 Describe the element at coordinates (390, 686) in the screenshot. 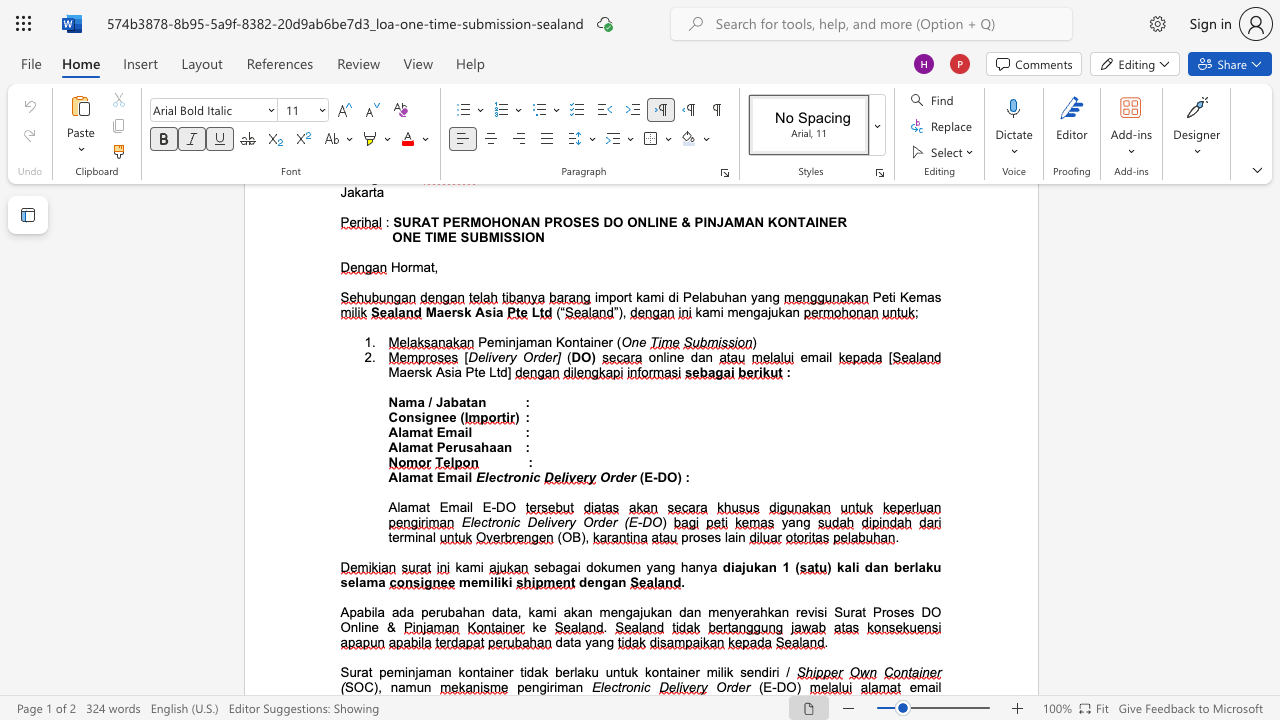

I see `the subset text "na" within the text "SOC), namun"` at that location.